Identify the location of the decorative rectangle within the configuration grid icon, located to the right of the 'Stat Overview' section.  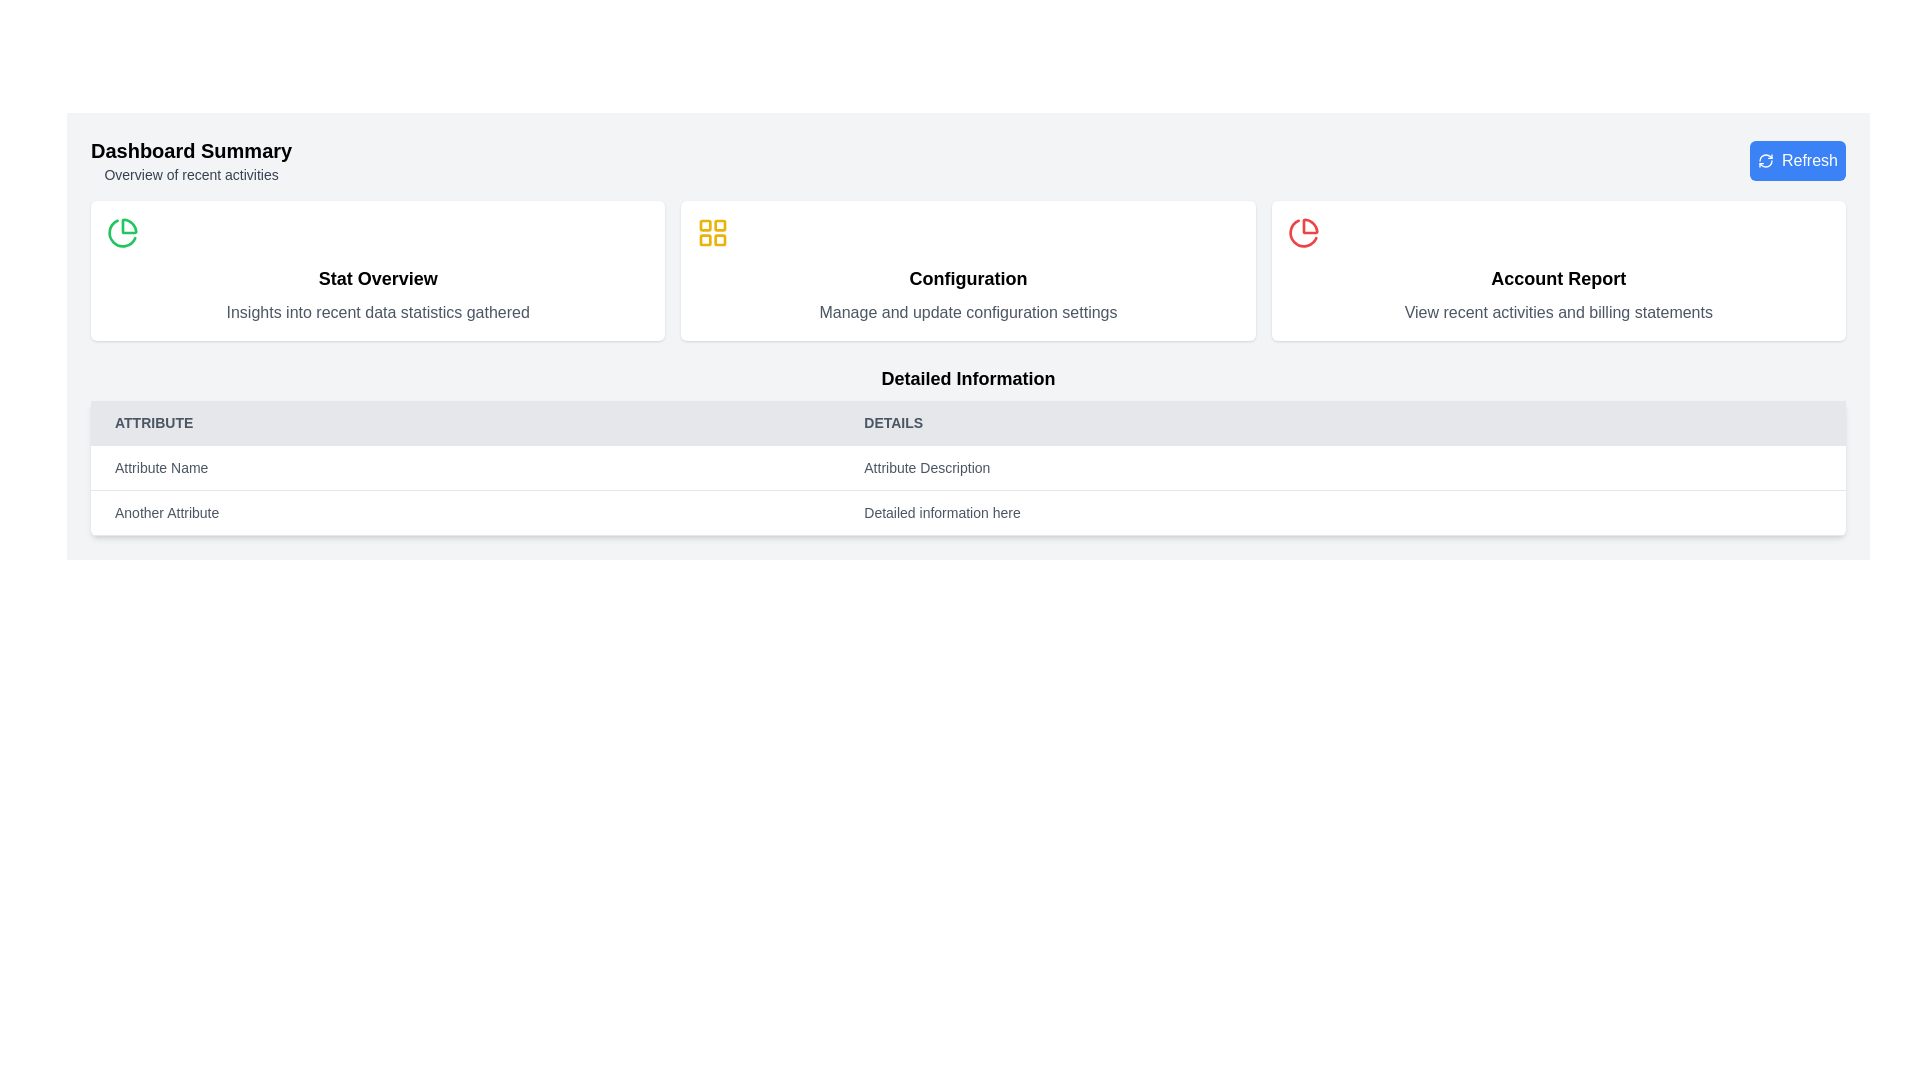
(705, 225).